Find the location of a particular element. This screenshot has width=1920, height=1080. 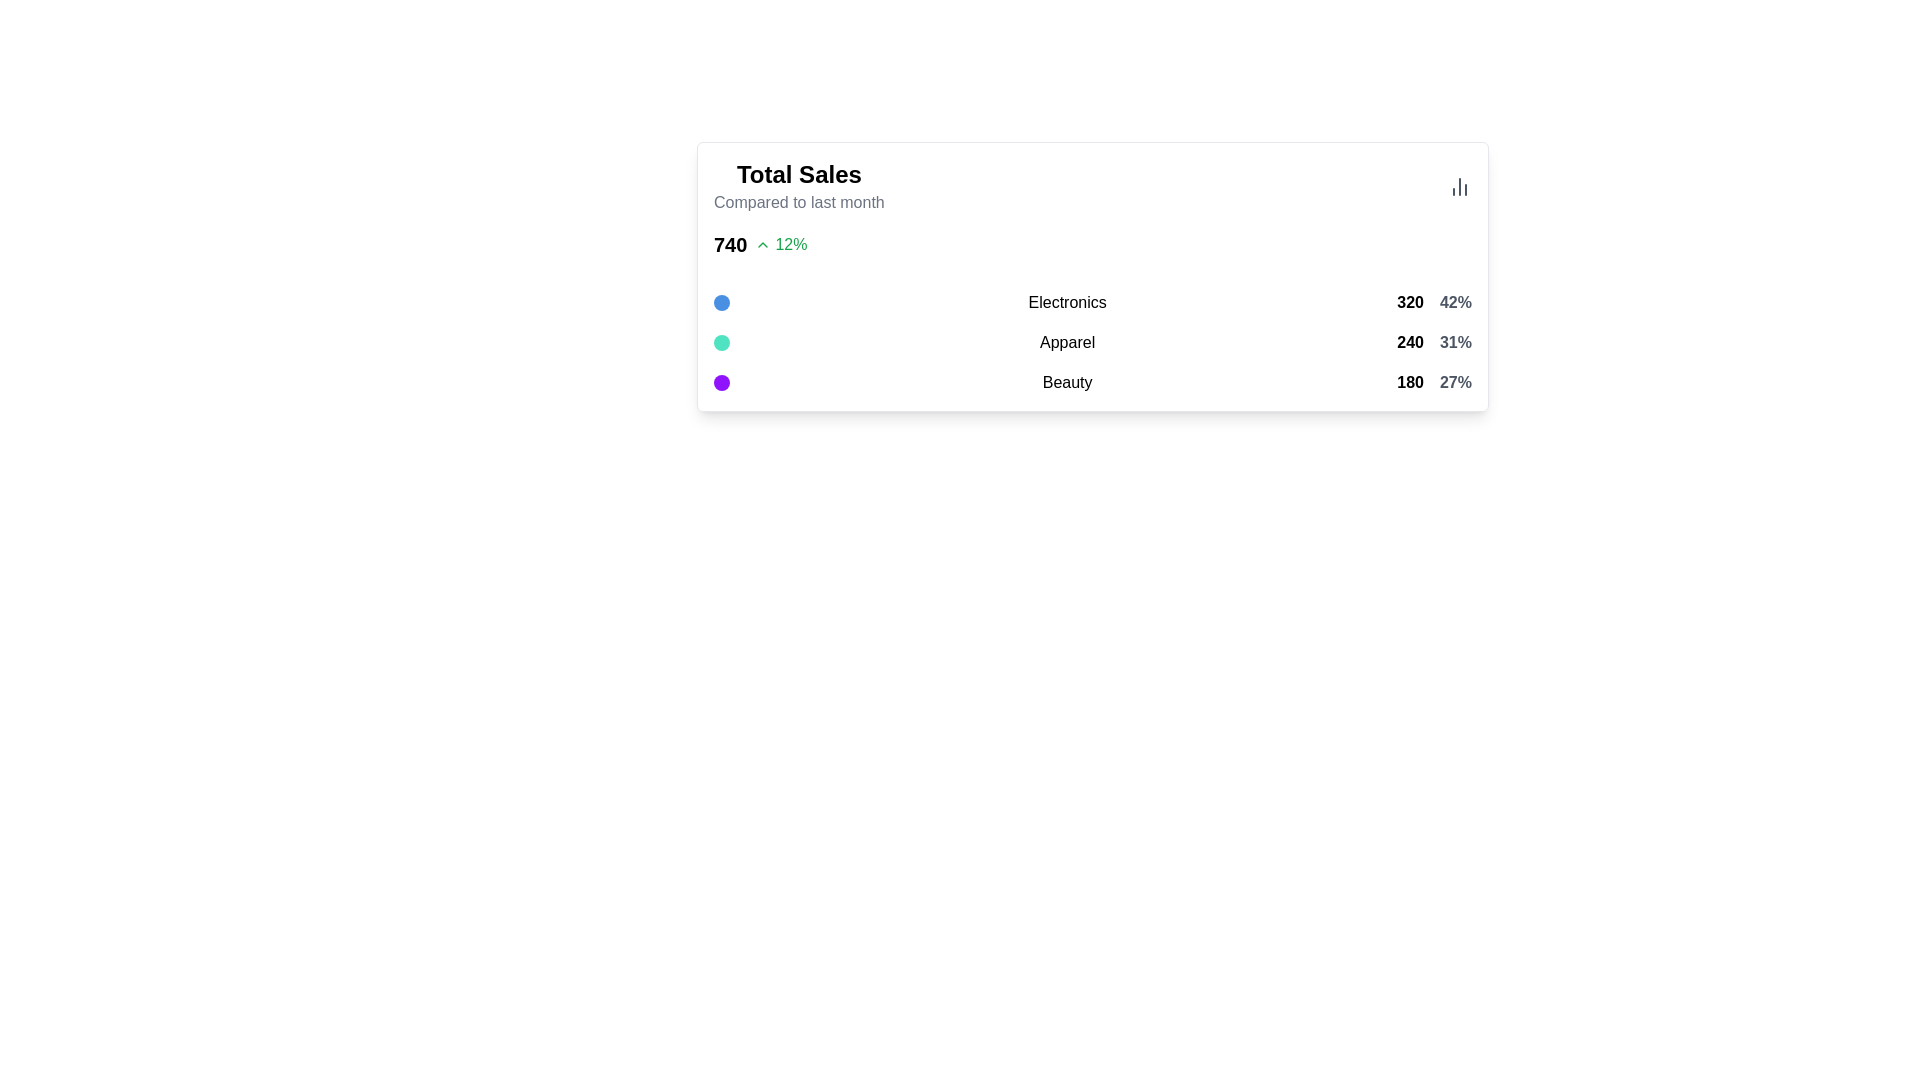

the circular icon that represents the 'Apparel' category, which is positioned to the left of the text 'Apparel' and aligned with the value '240' and percentage '31%' is located at coordinates (720, 342).